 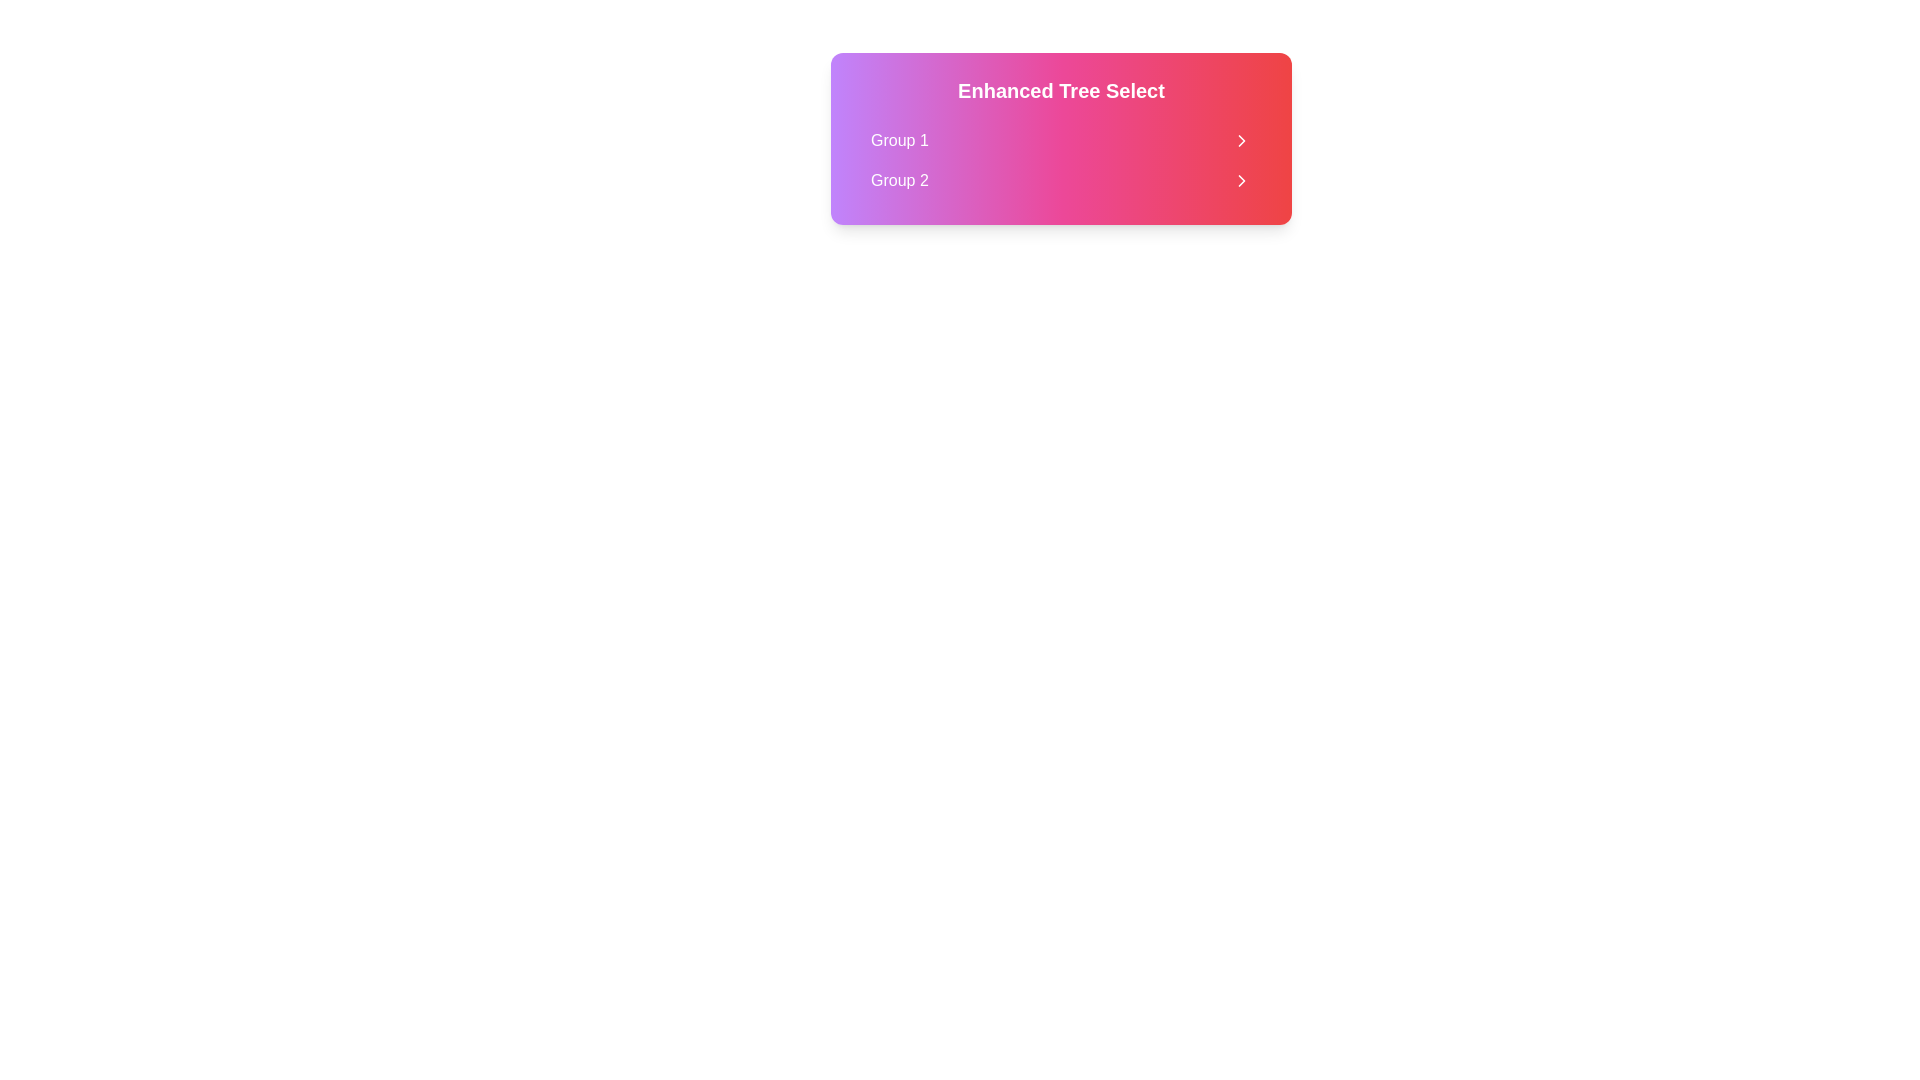 I want to click on the first text label in the 'Enhanced Tree Select' list, which is positioned above 'Group 2' and left of the right-arrow icon, so click(x=898, y=140).